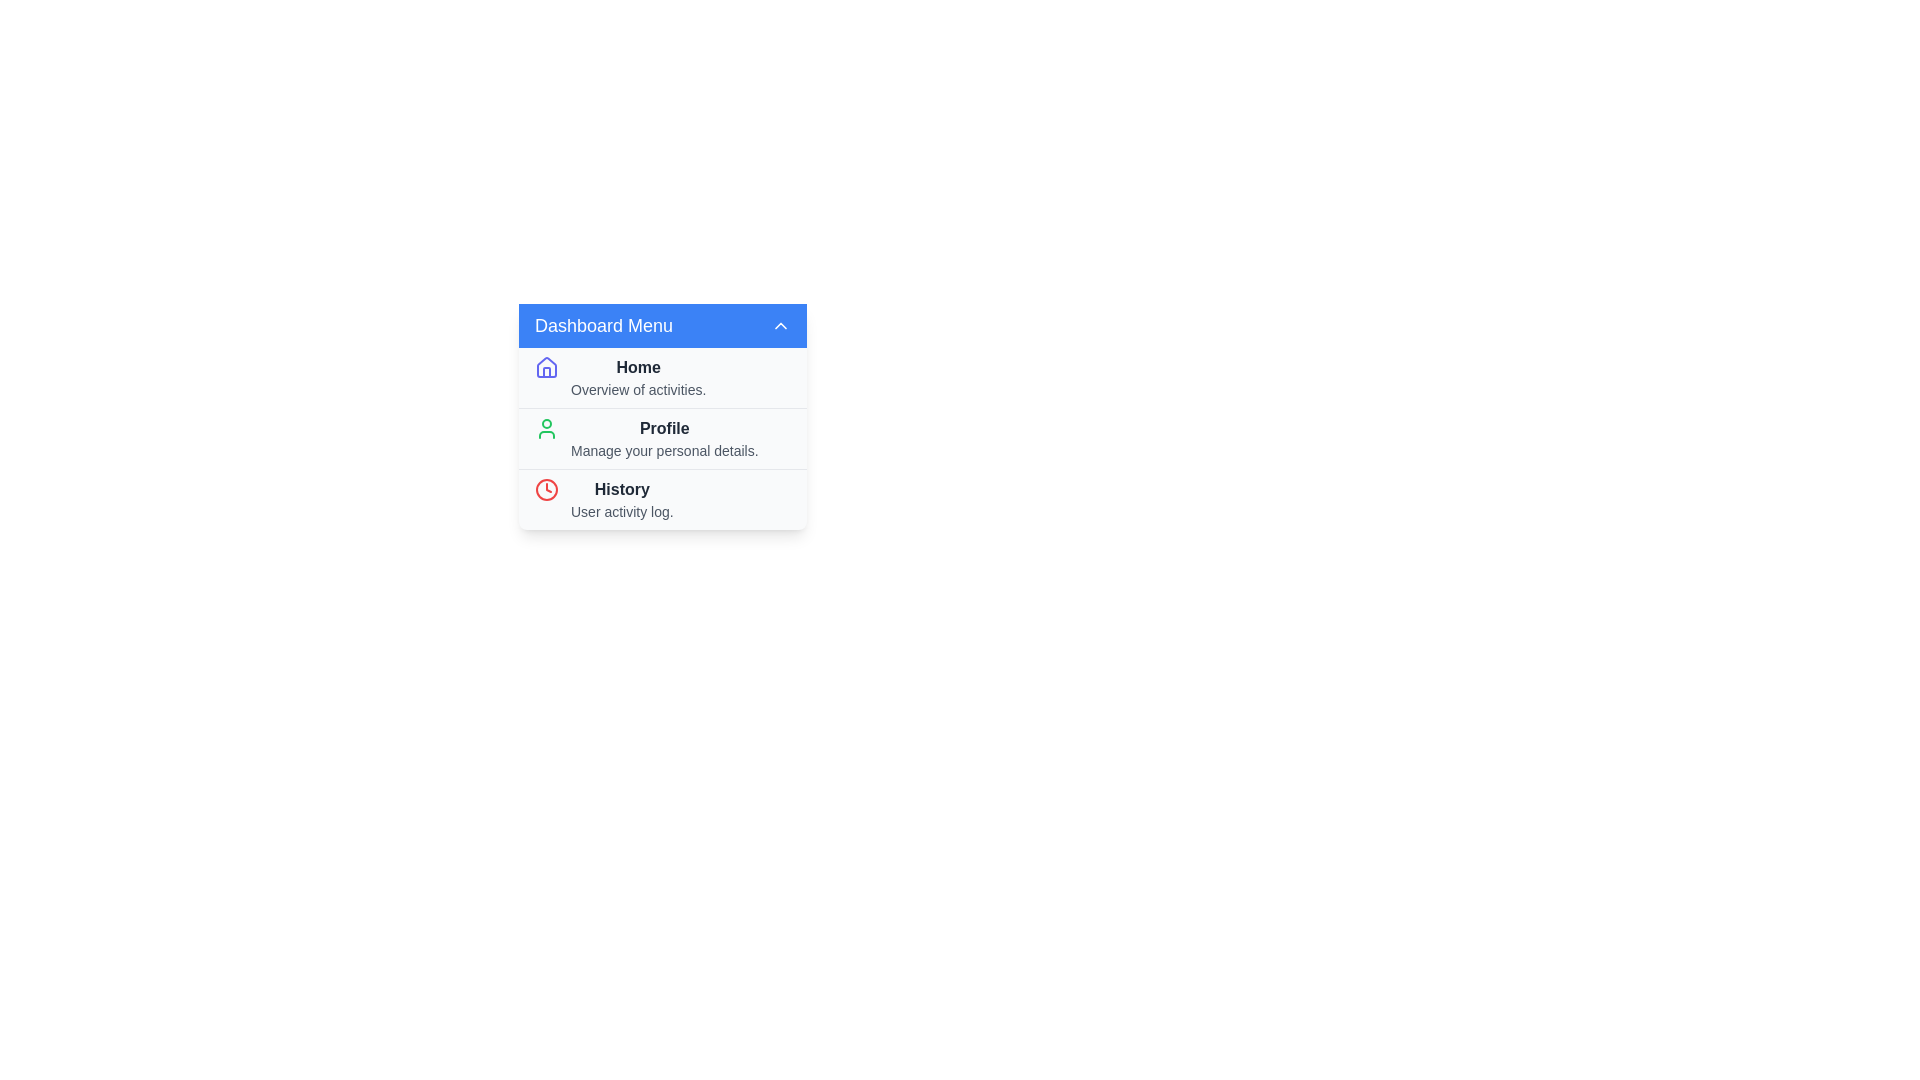  Describe the element at coordinates (547, 367) in the screenshot. I see `the indigo outlined house icon located to the left of the bold 'Home' text in the 'Dashboard Menu'` at that location.